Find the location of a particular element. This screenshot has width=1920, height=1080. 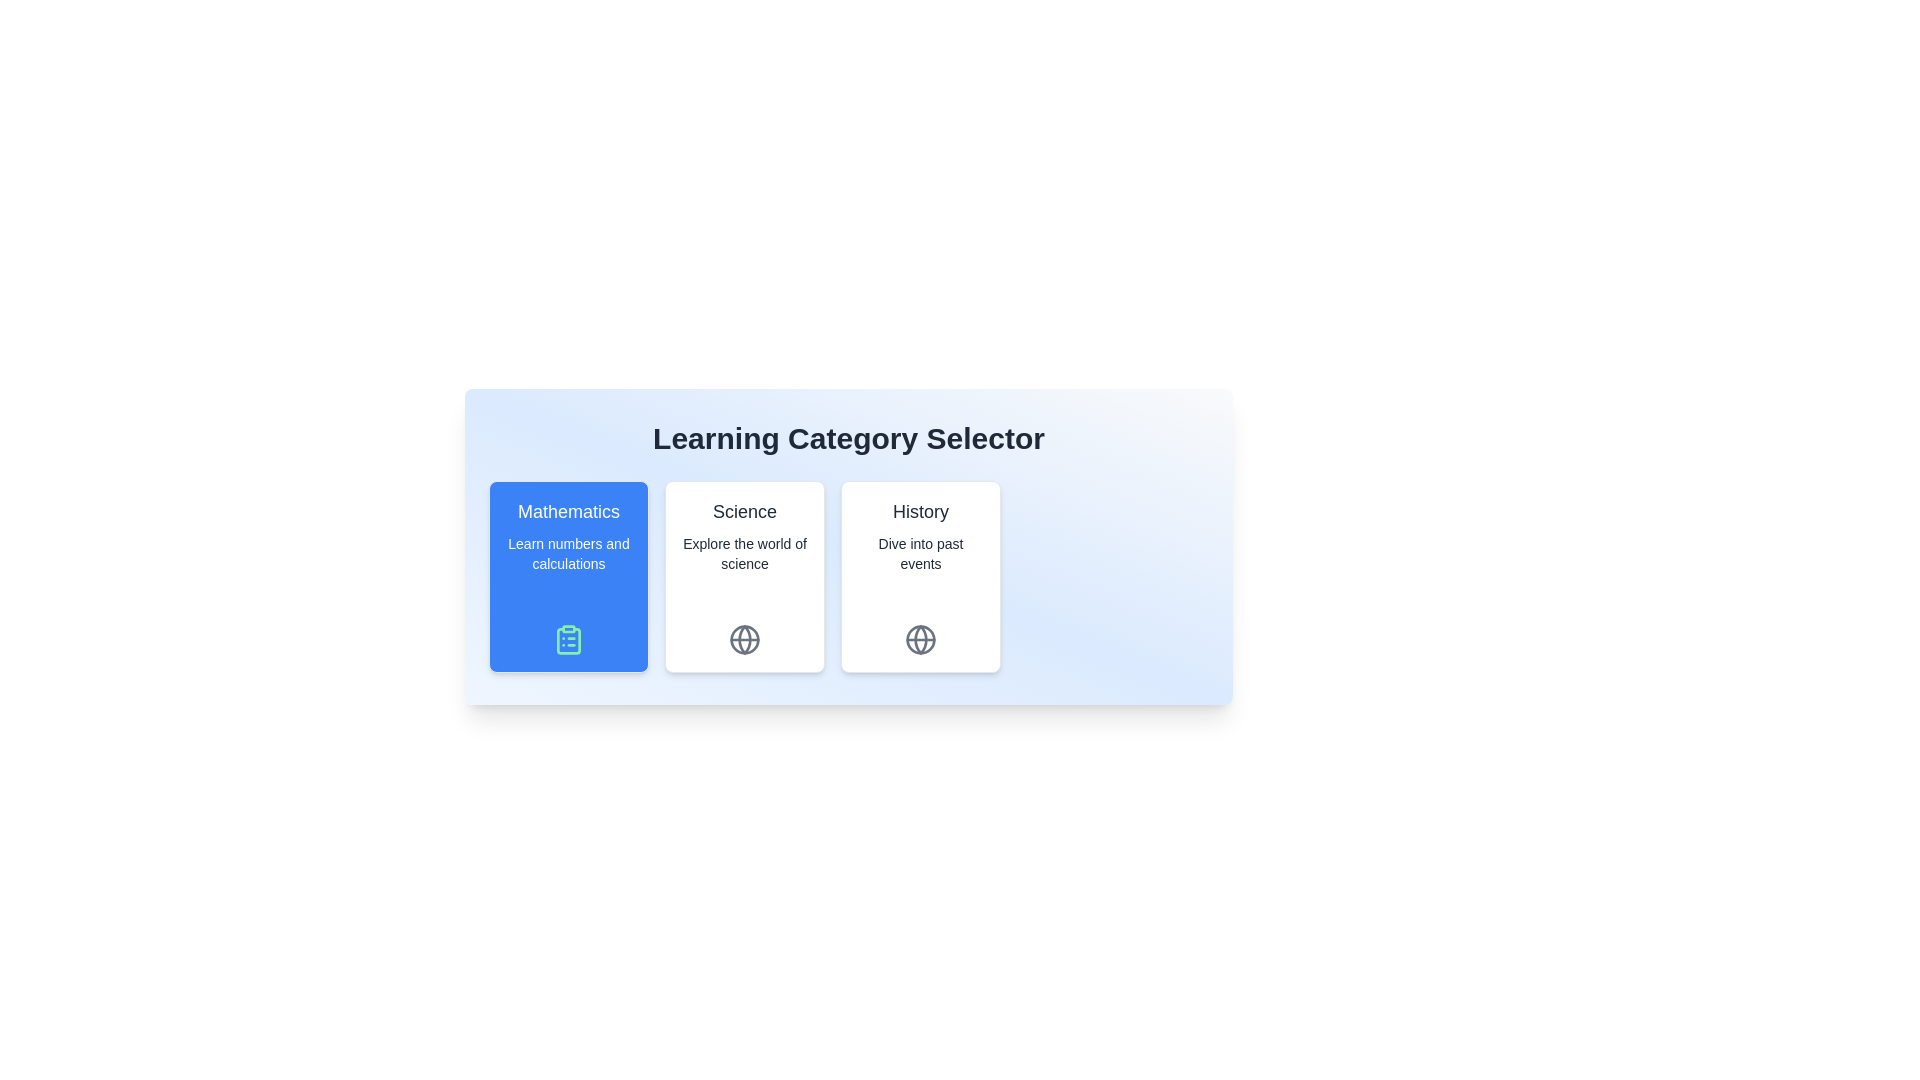

the chip corresponding to History is located at coordinates (920, 577).